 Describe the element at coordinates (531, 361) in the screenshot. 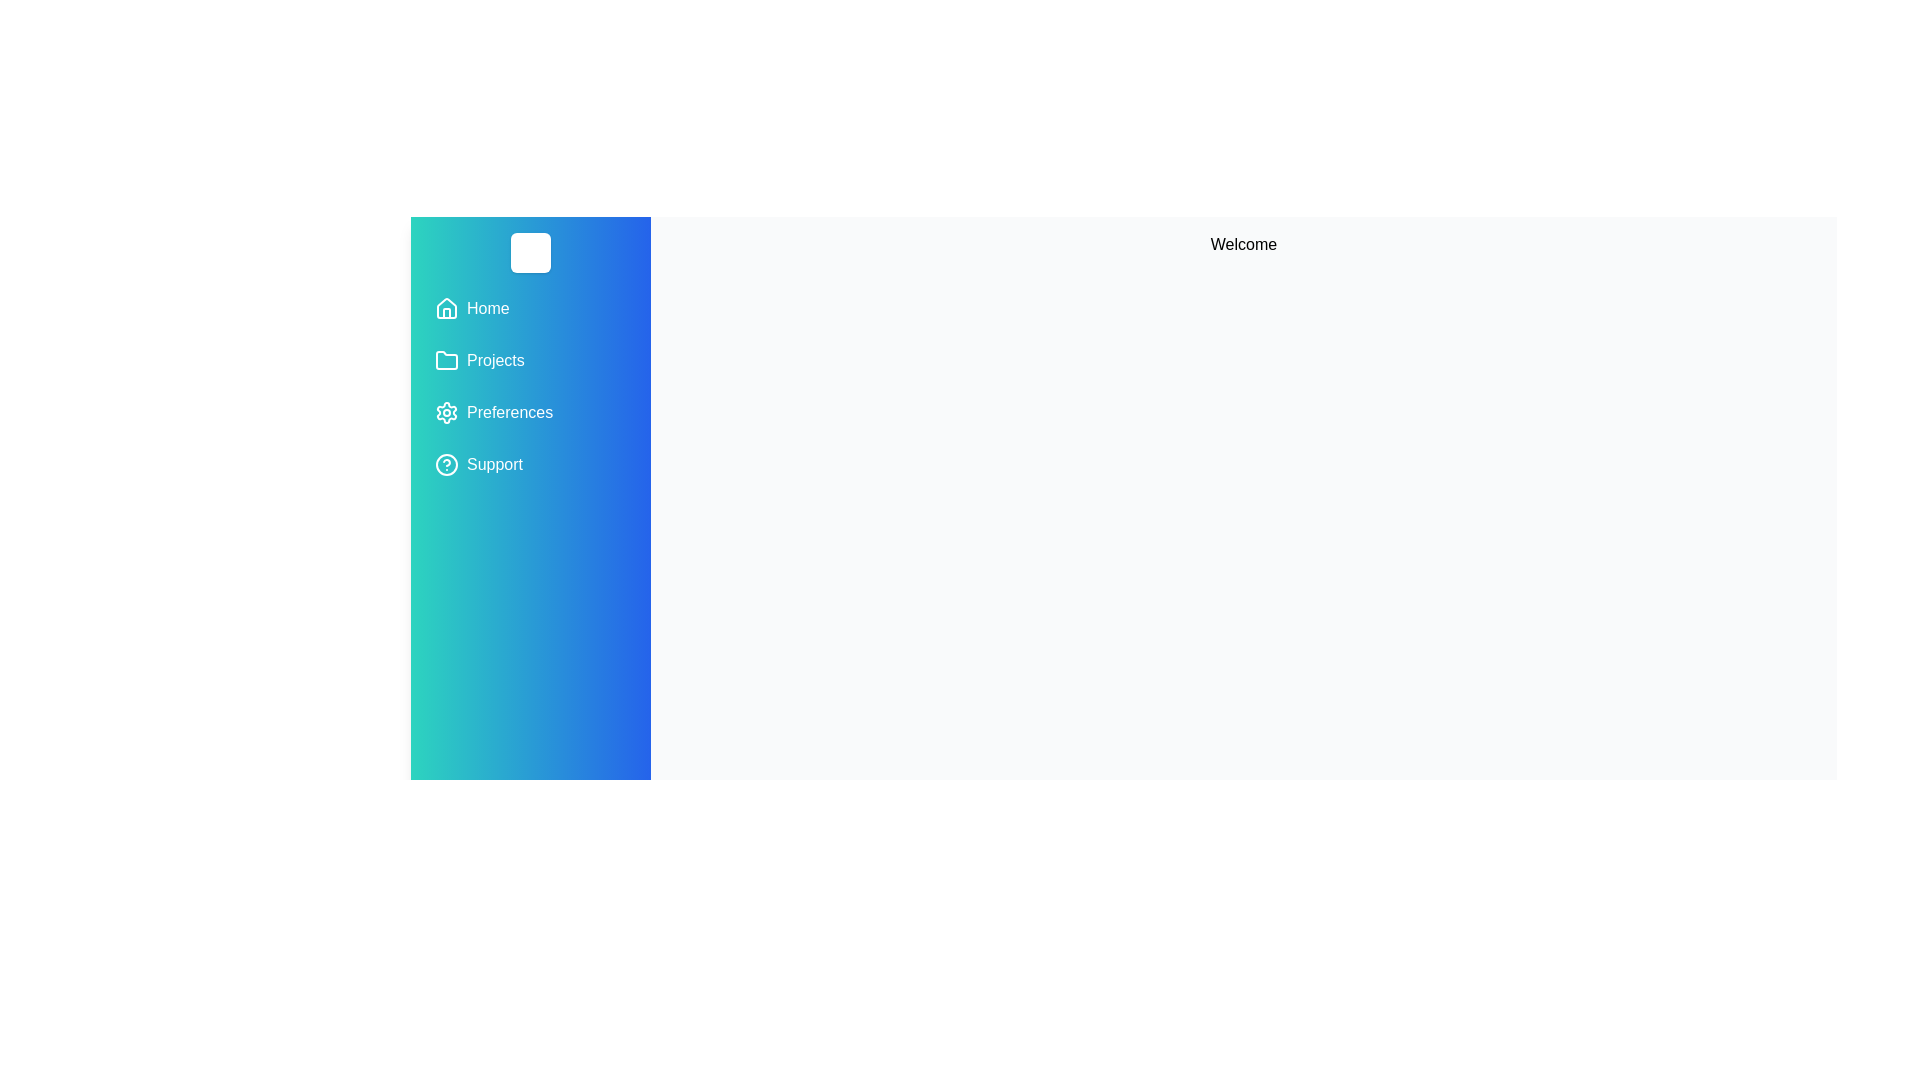

I see `the menu item Projects` at that location.